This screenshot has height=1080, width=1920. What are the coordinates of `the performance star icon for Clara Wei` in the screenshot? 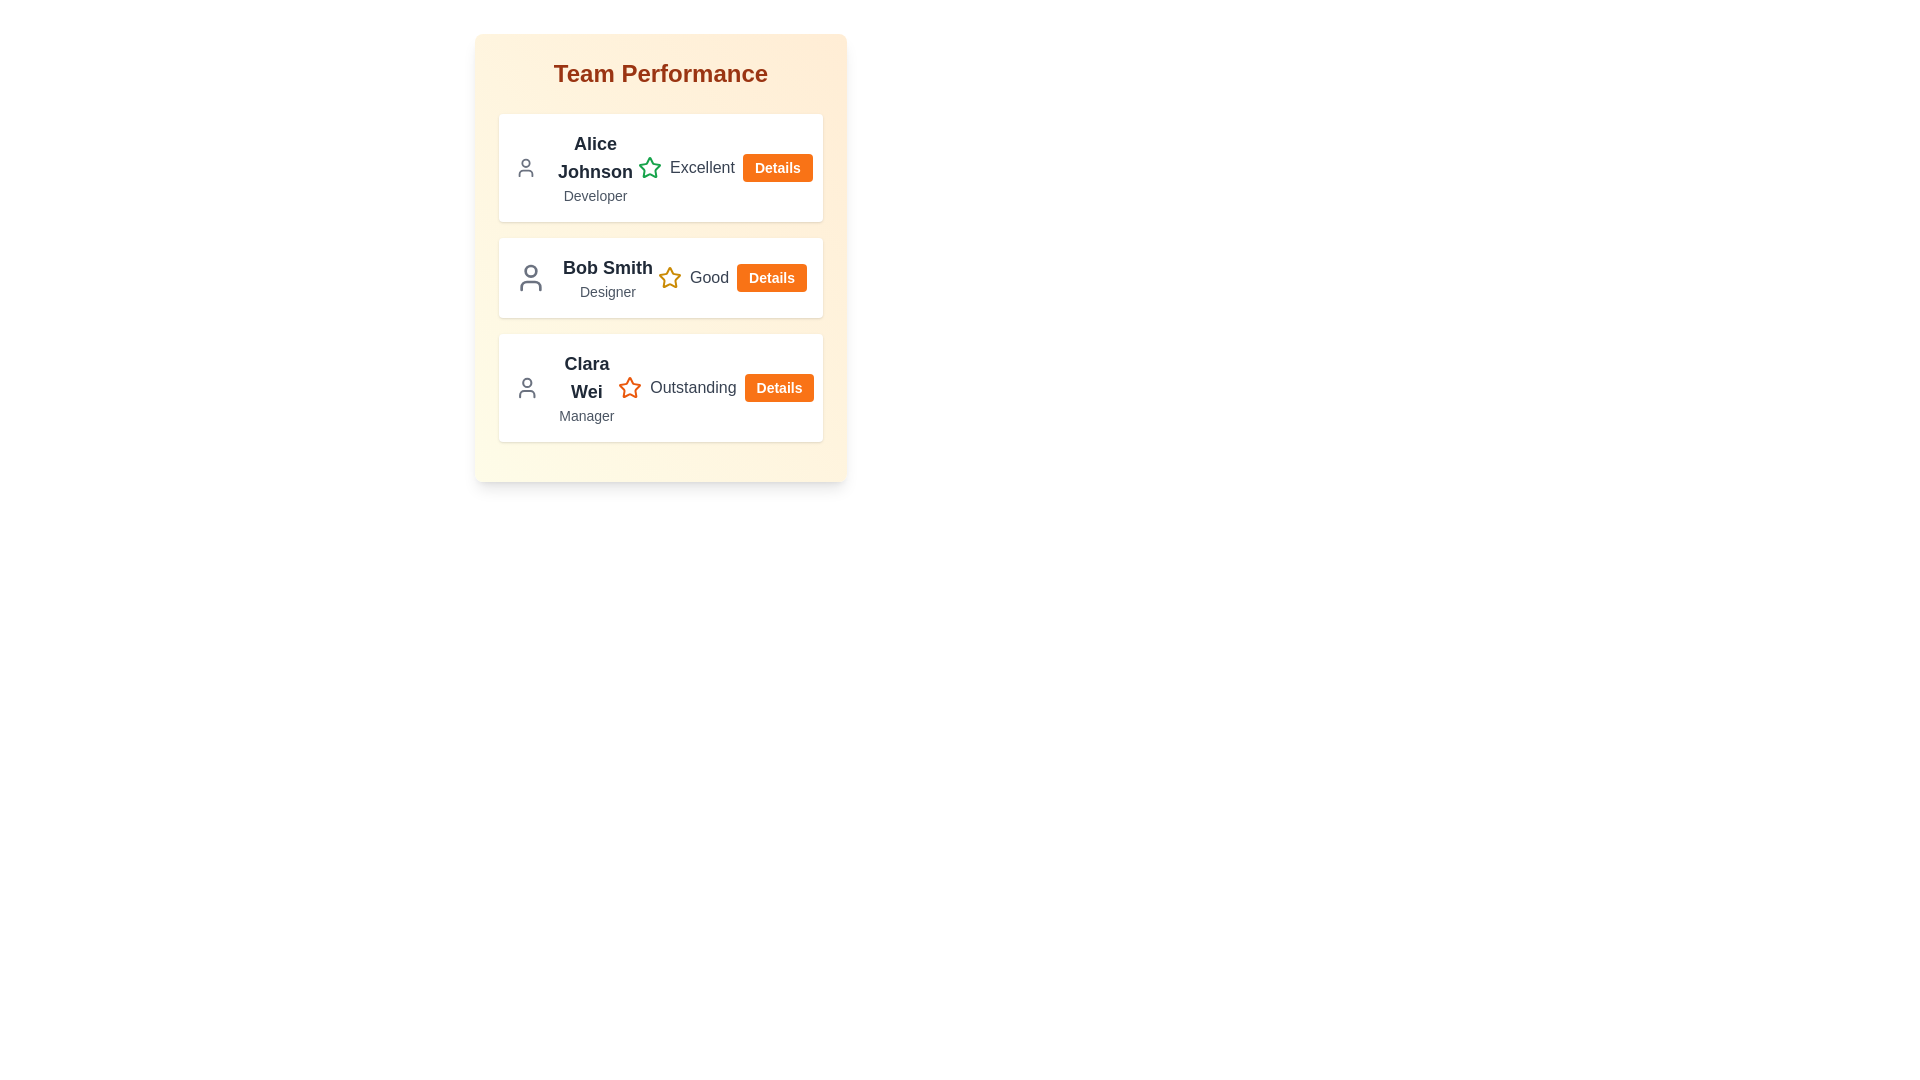 It's located at (628, 388).